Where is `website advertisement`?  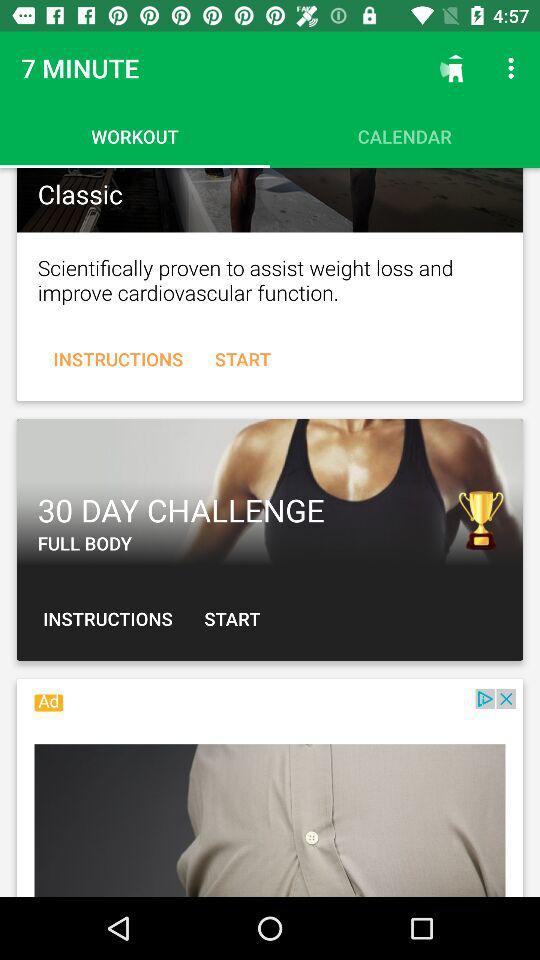 website advertisement is located at coordinates (270, 793).